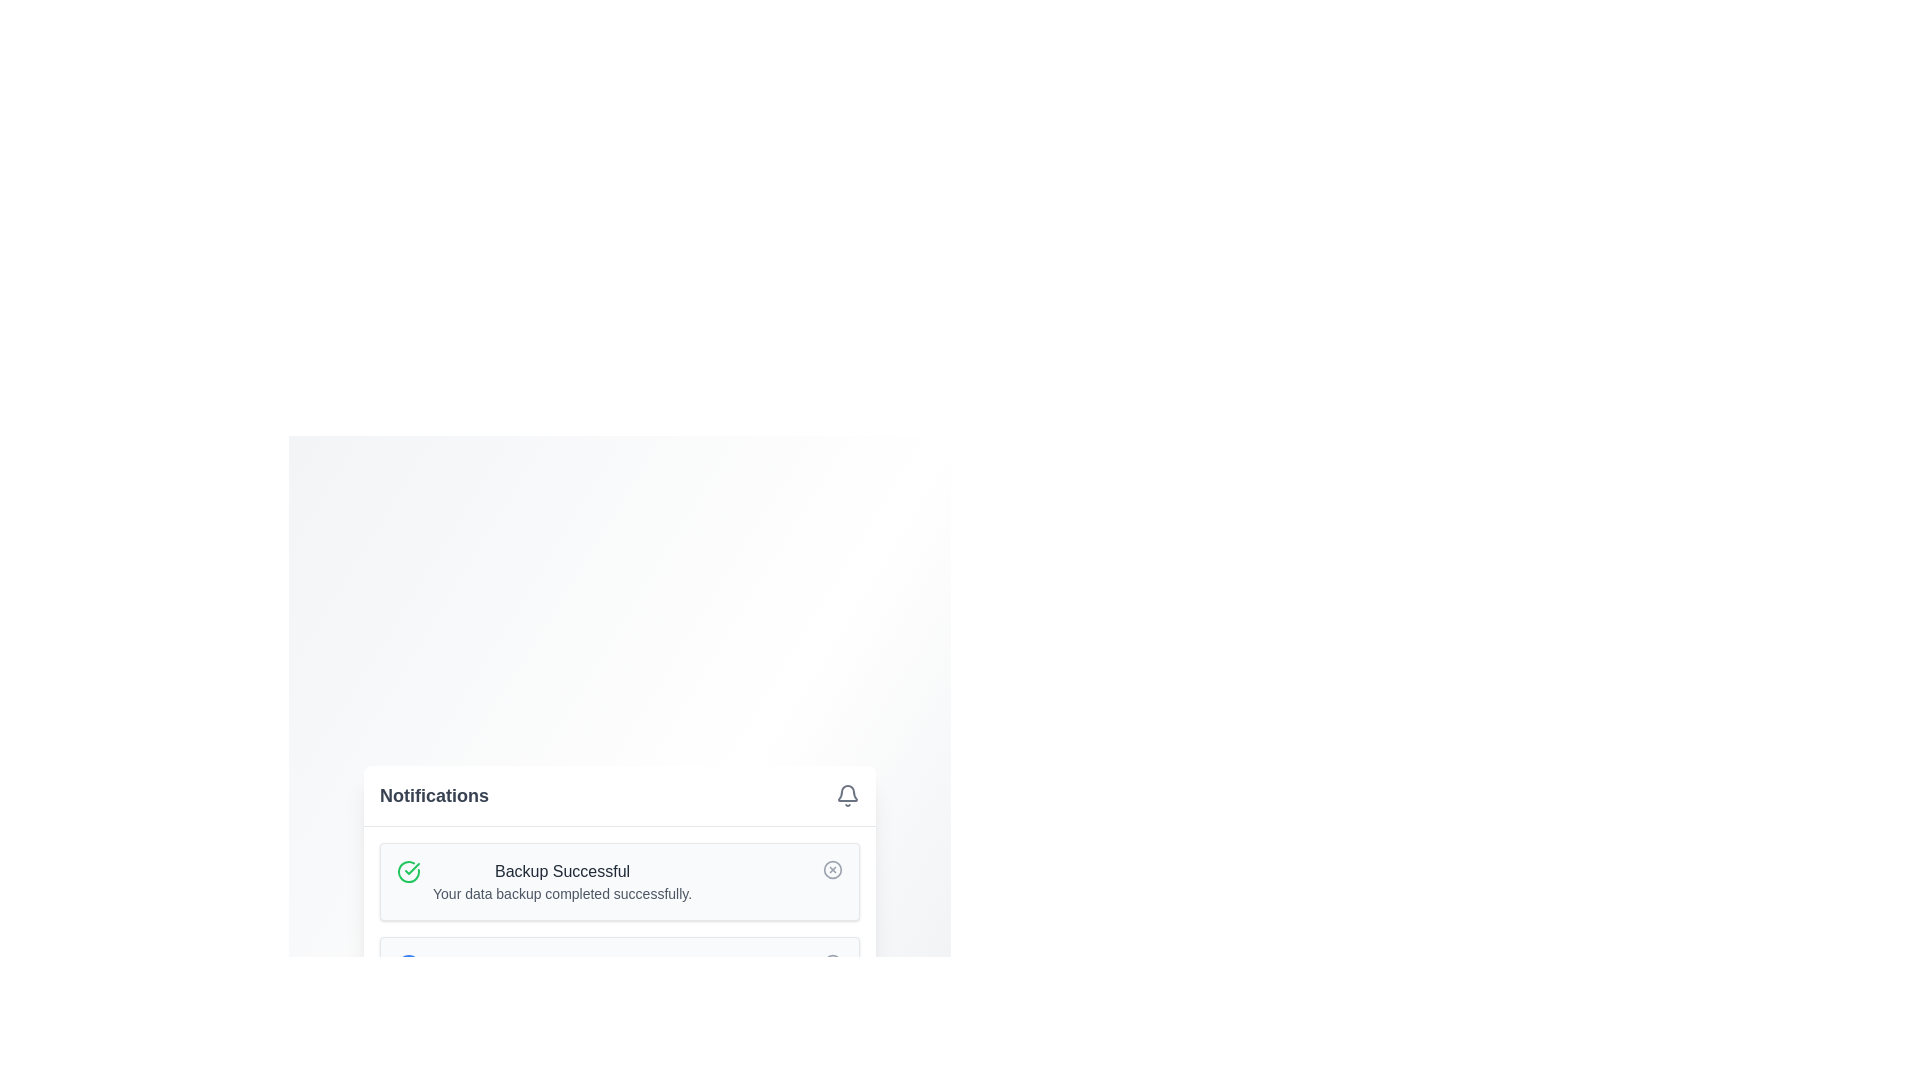 The height and width of the screenshot is (1080, 1920). I want to click on the icon button located at the far right of the notification box to change the icon color, so click(833, 869).